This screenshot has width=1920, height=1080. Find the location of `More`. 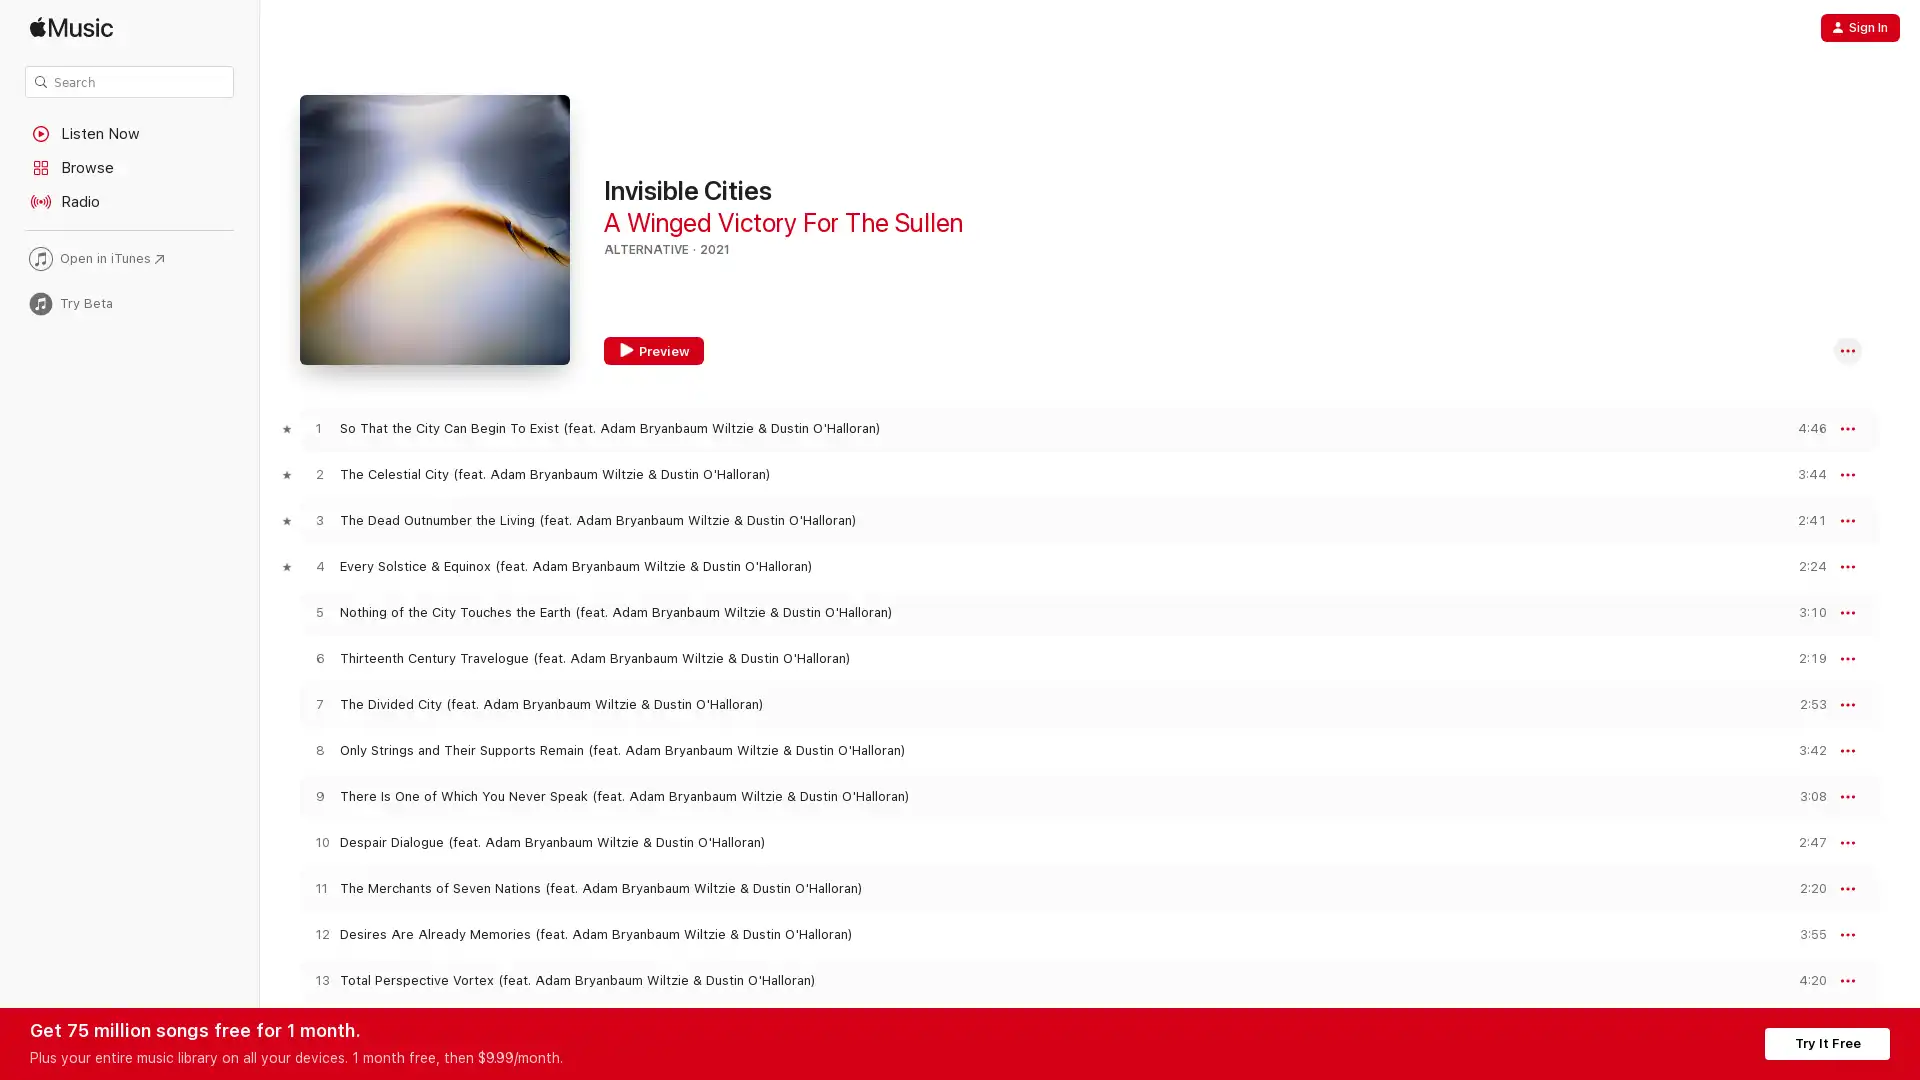

More is located at coordinates (1847, 427).